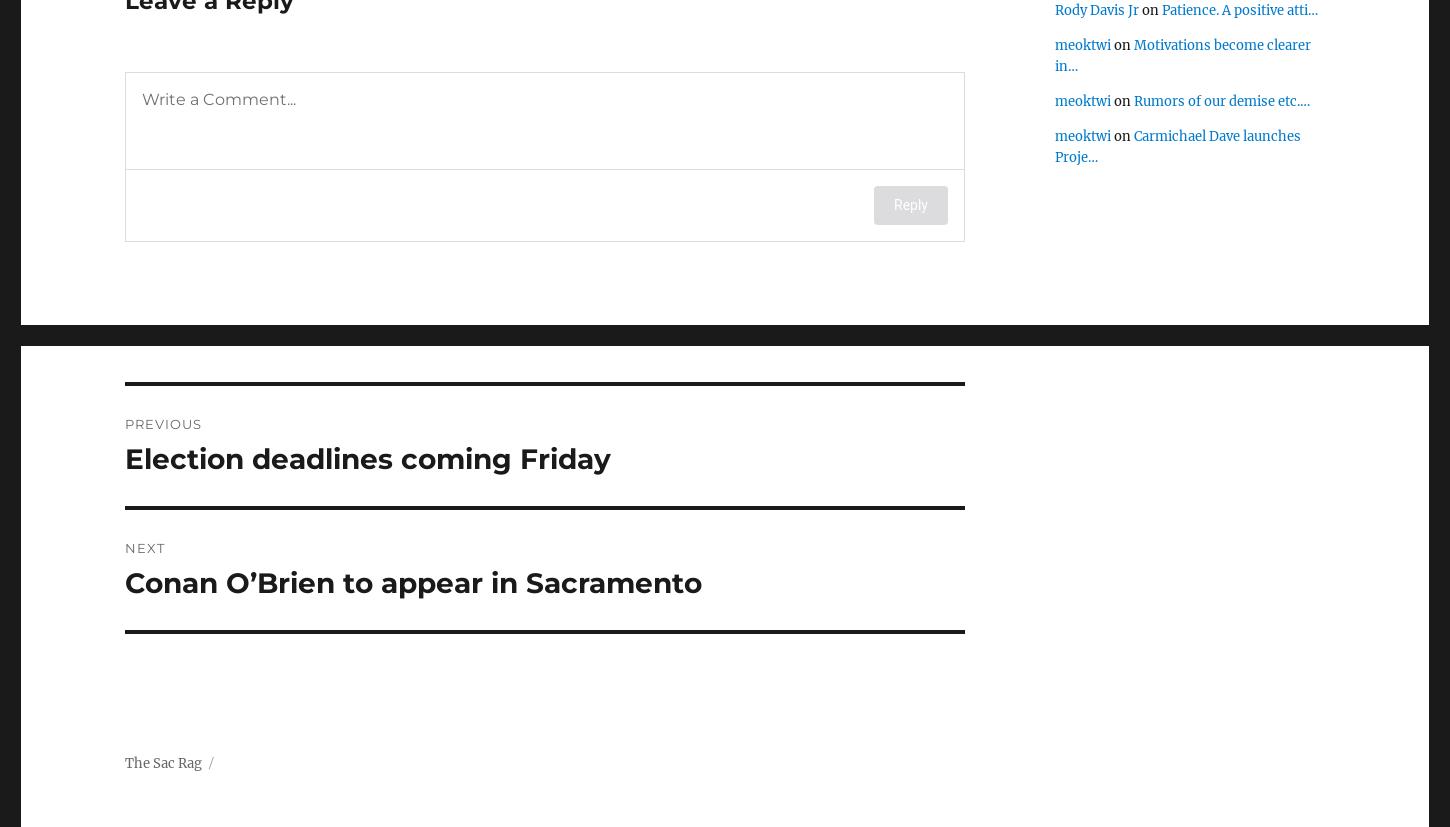 Image resolution: width=1450 pixels, height=827 pixels. I want to click on 'Rody Davis Jr', so click(1096, 10).